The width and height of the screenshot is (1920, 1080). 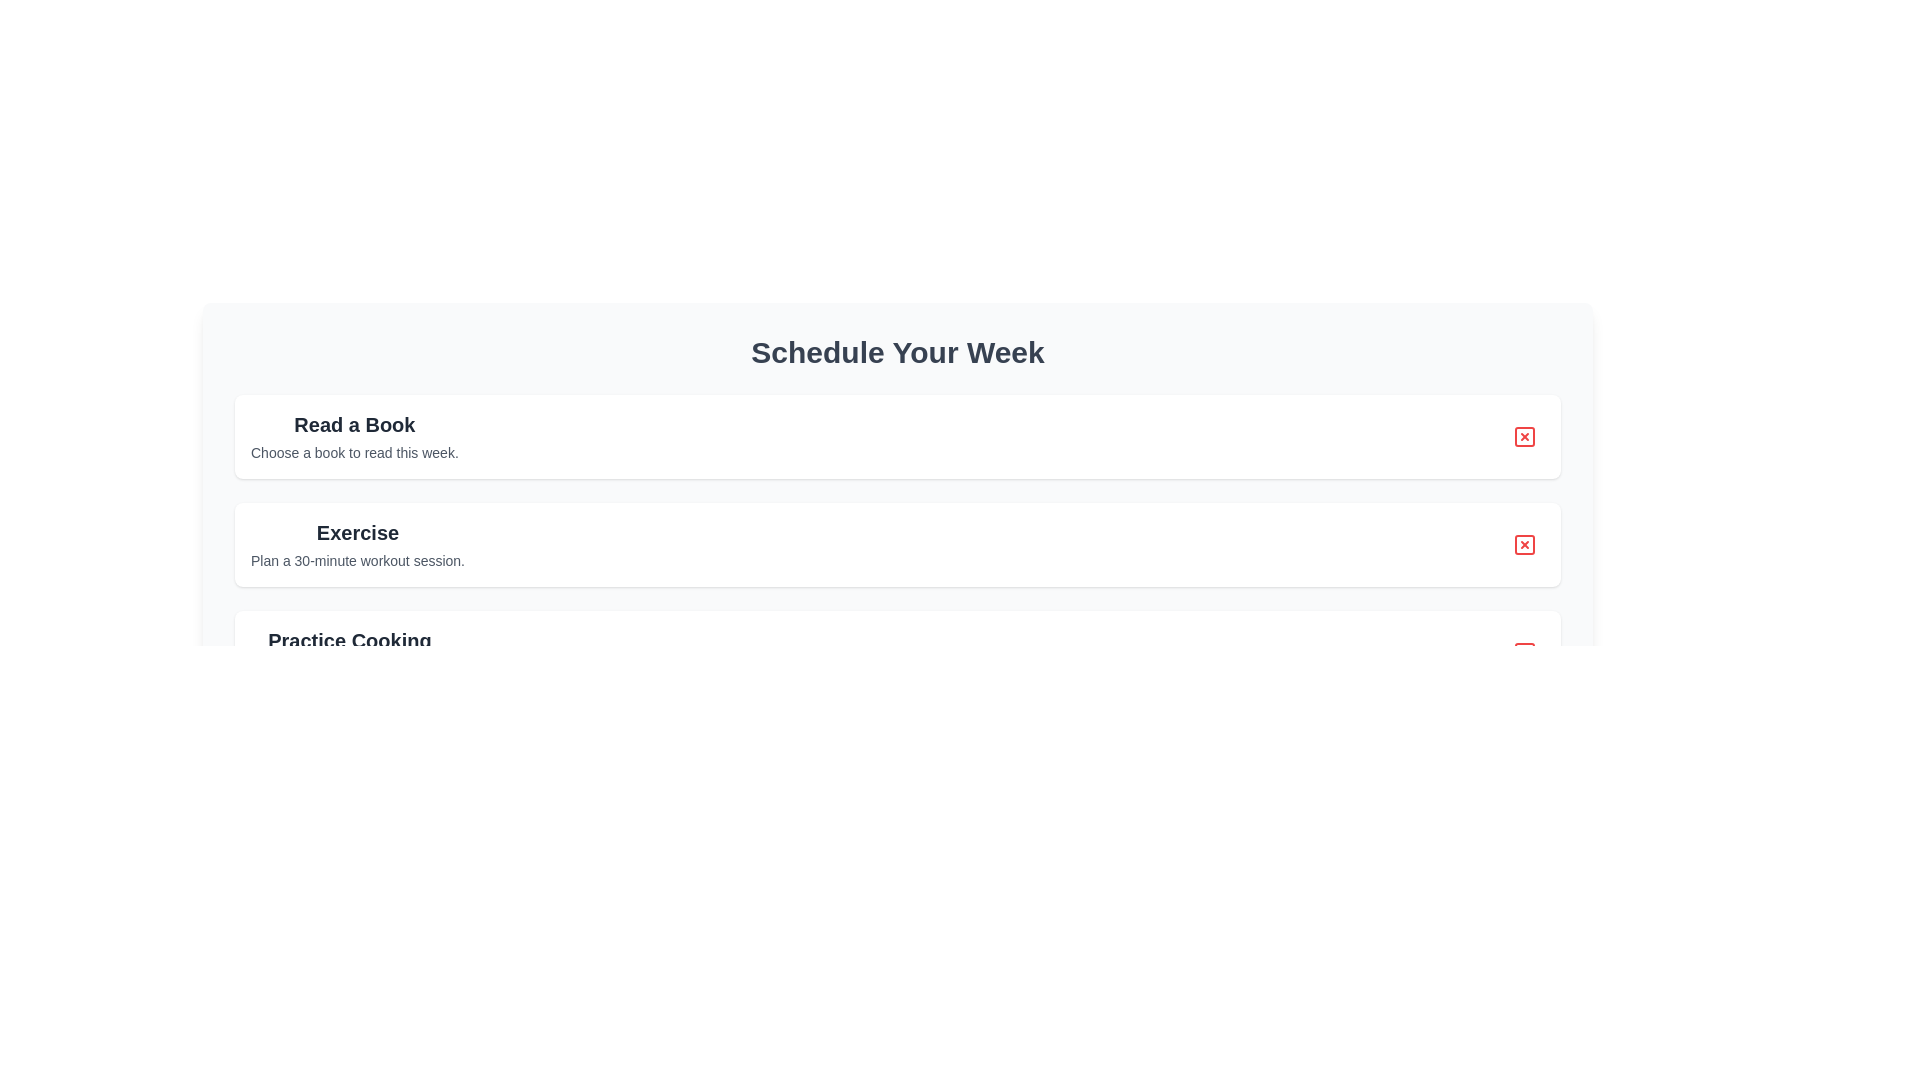 I want to click on the delete icon button associated with the 'Practice Cooking' task, so click(x=1524, y=652).